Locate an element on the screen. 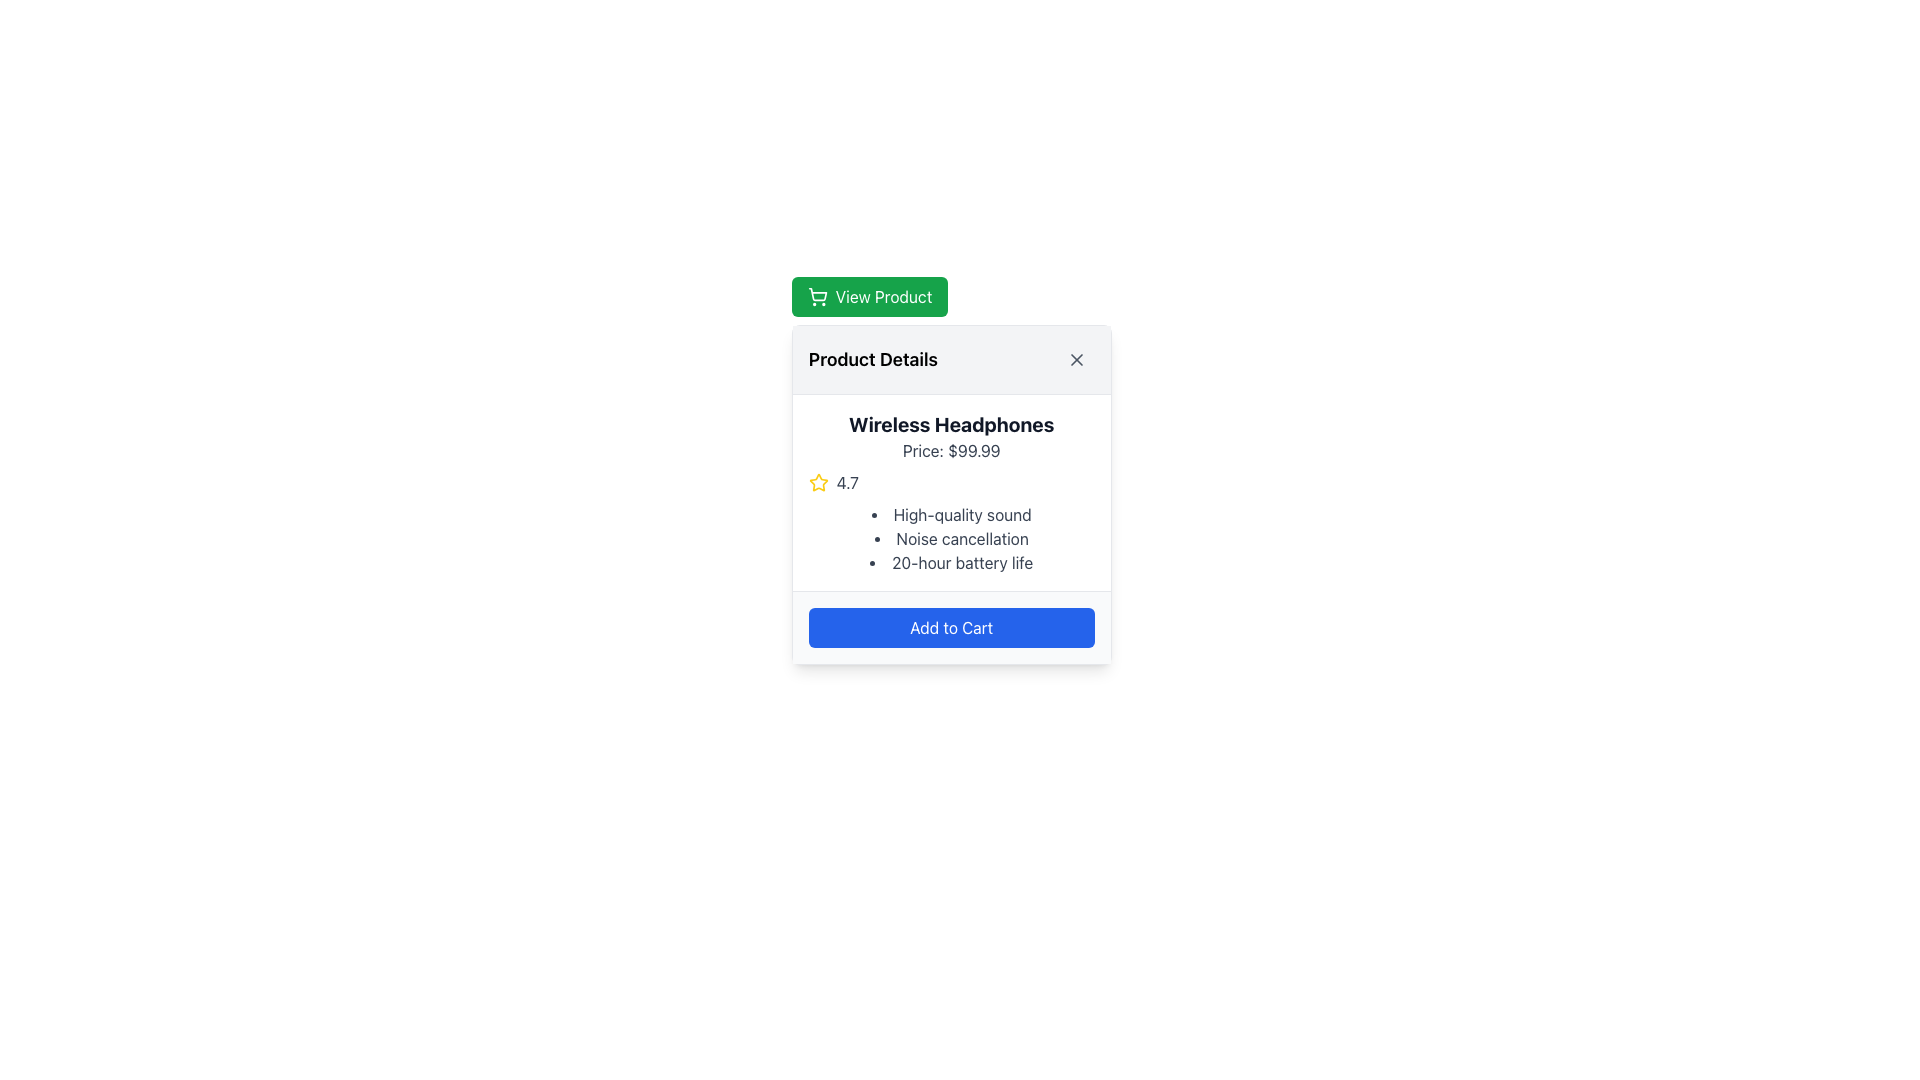  the star rating in the product details card to see the rating system details is located at coordinates (950, 494).